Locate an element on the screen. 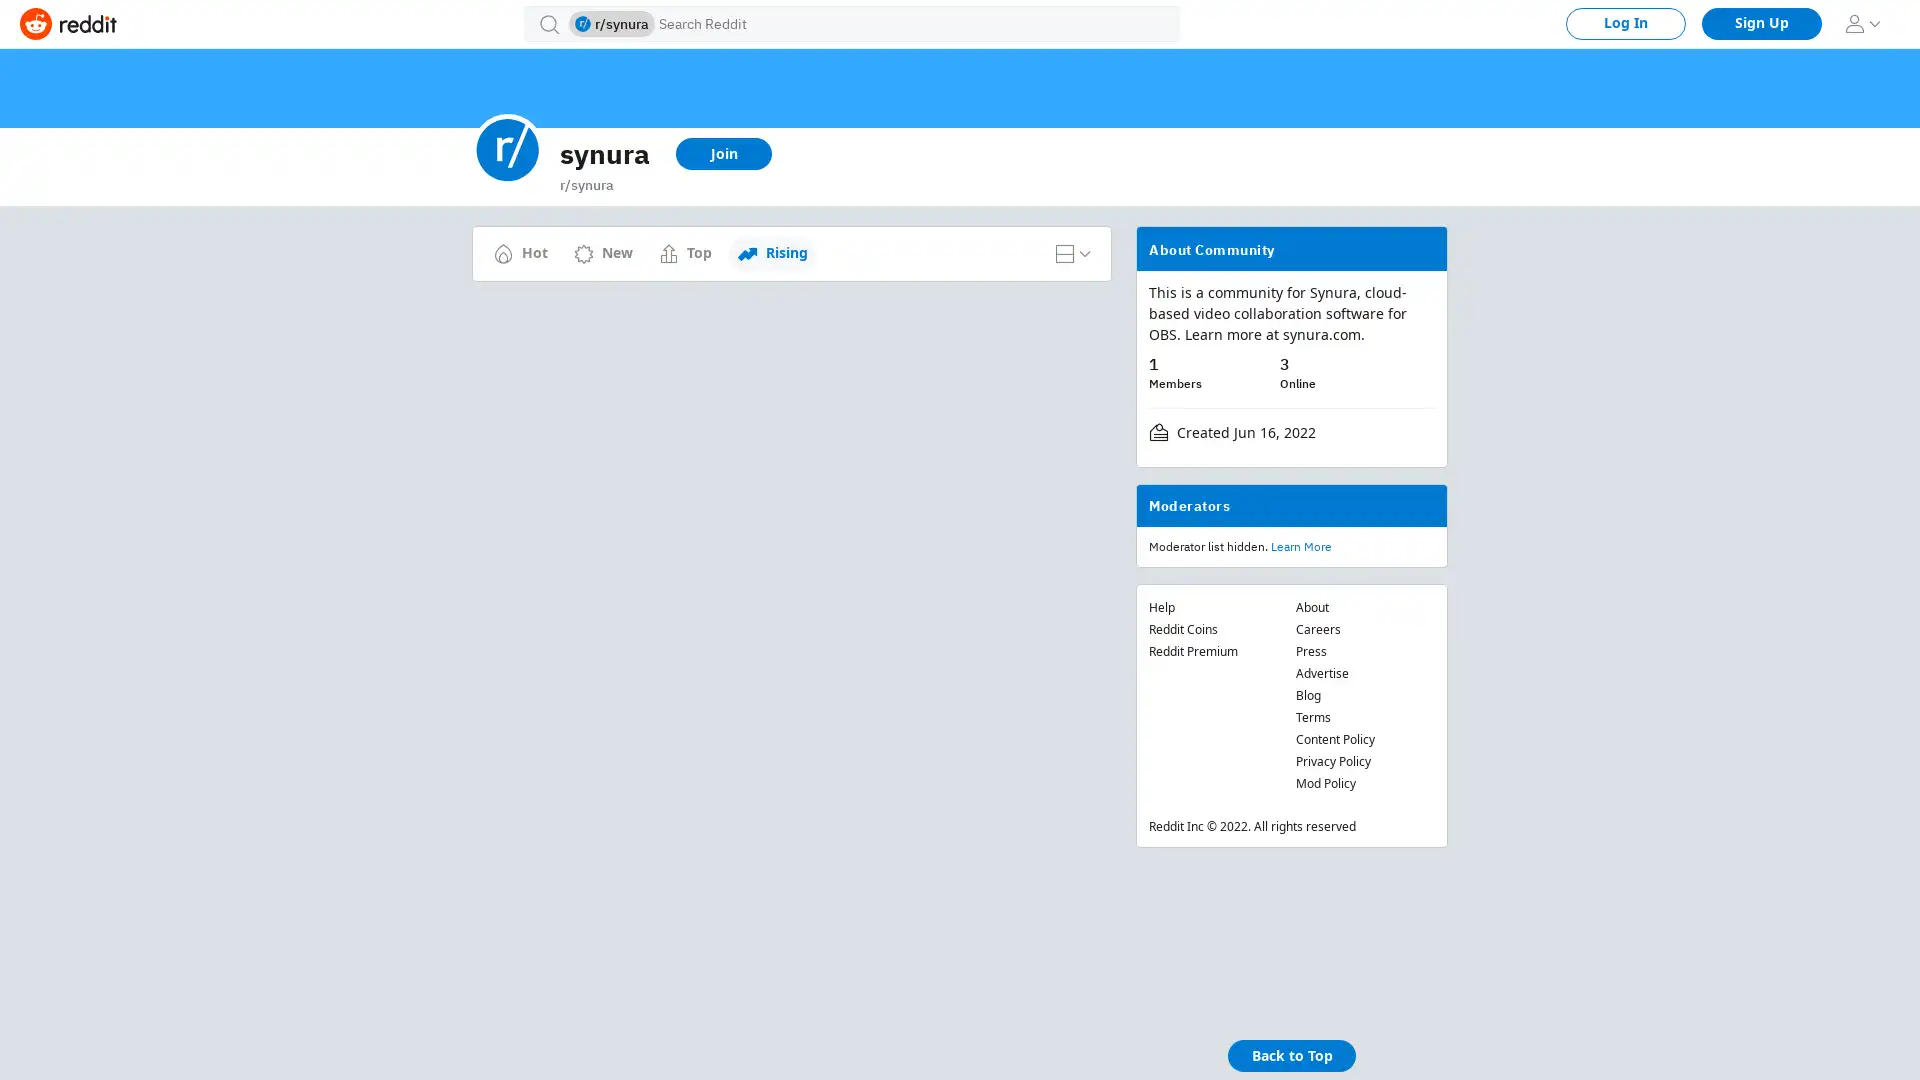  New is located at coordinates (602, 253).